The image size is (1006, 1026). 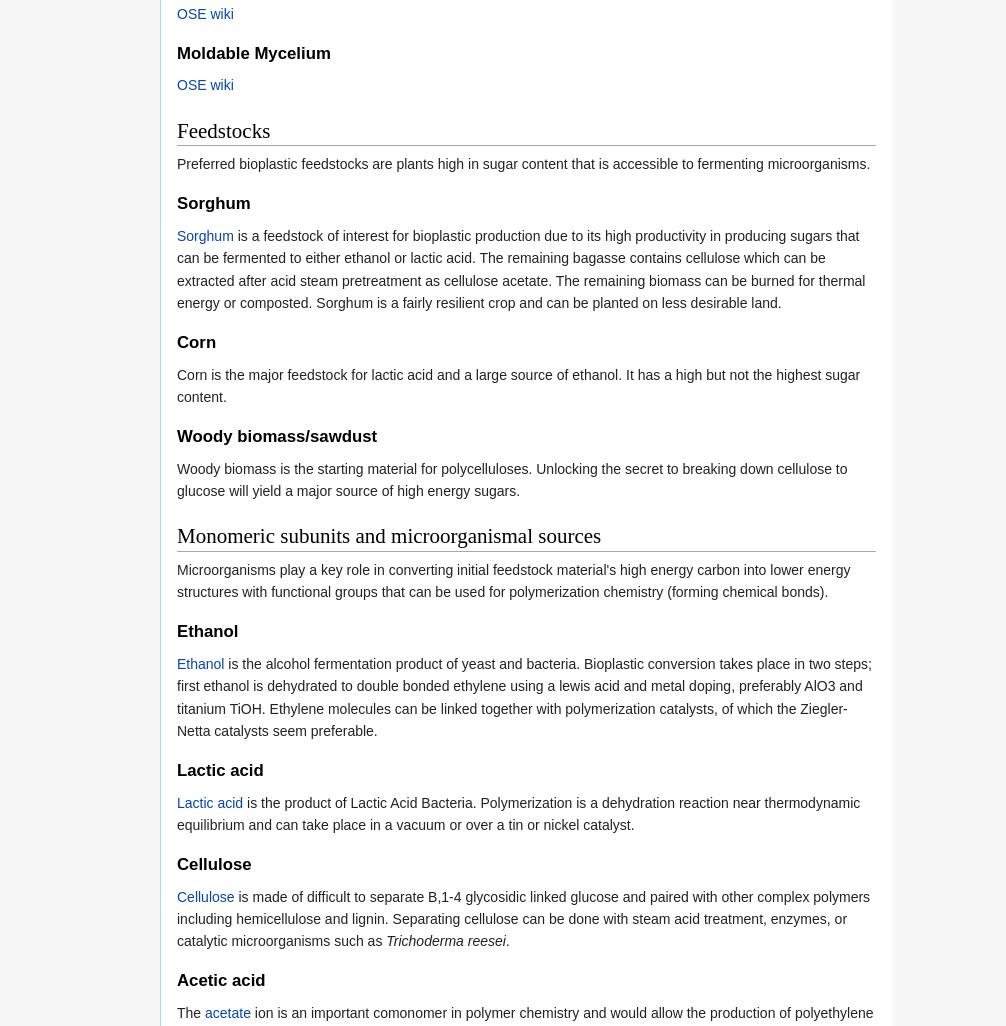 What do you see at coordinates (507, 941) in the screenshot?
I see `'.'` at bounding box center [507, 941].